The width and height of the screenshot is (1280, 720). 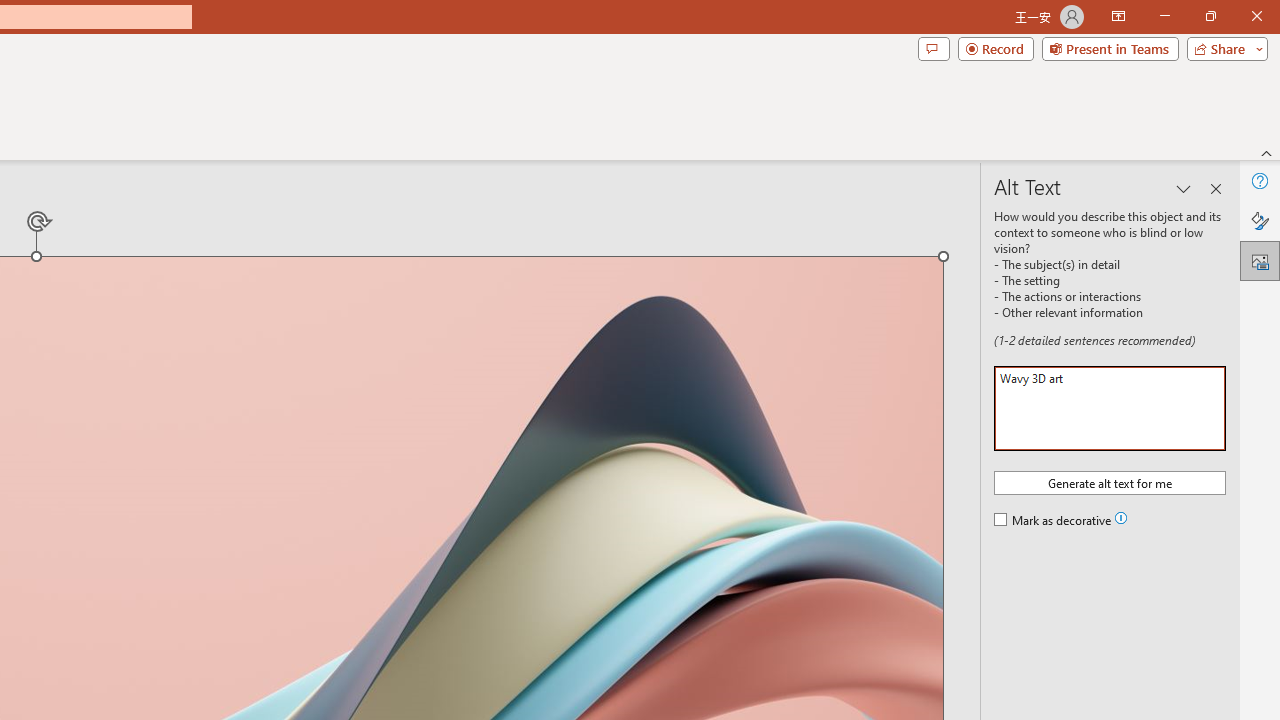 I want to click on 'Format Picture', so click(x=1259, y=221).